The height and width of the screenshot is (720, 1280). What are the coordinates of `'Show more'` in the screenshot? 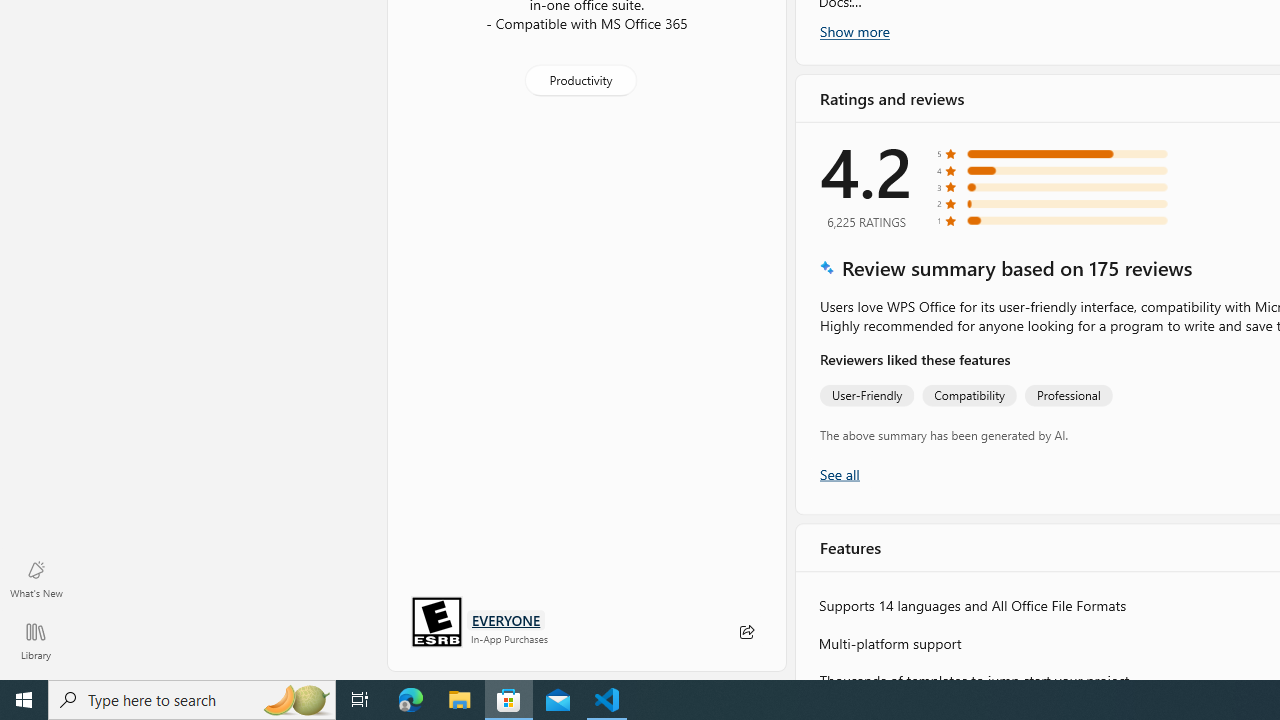 It's located at (855, 31).